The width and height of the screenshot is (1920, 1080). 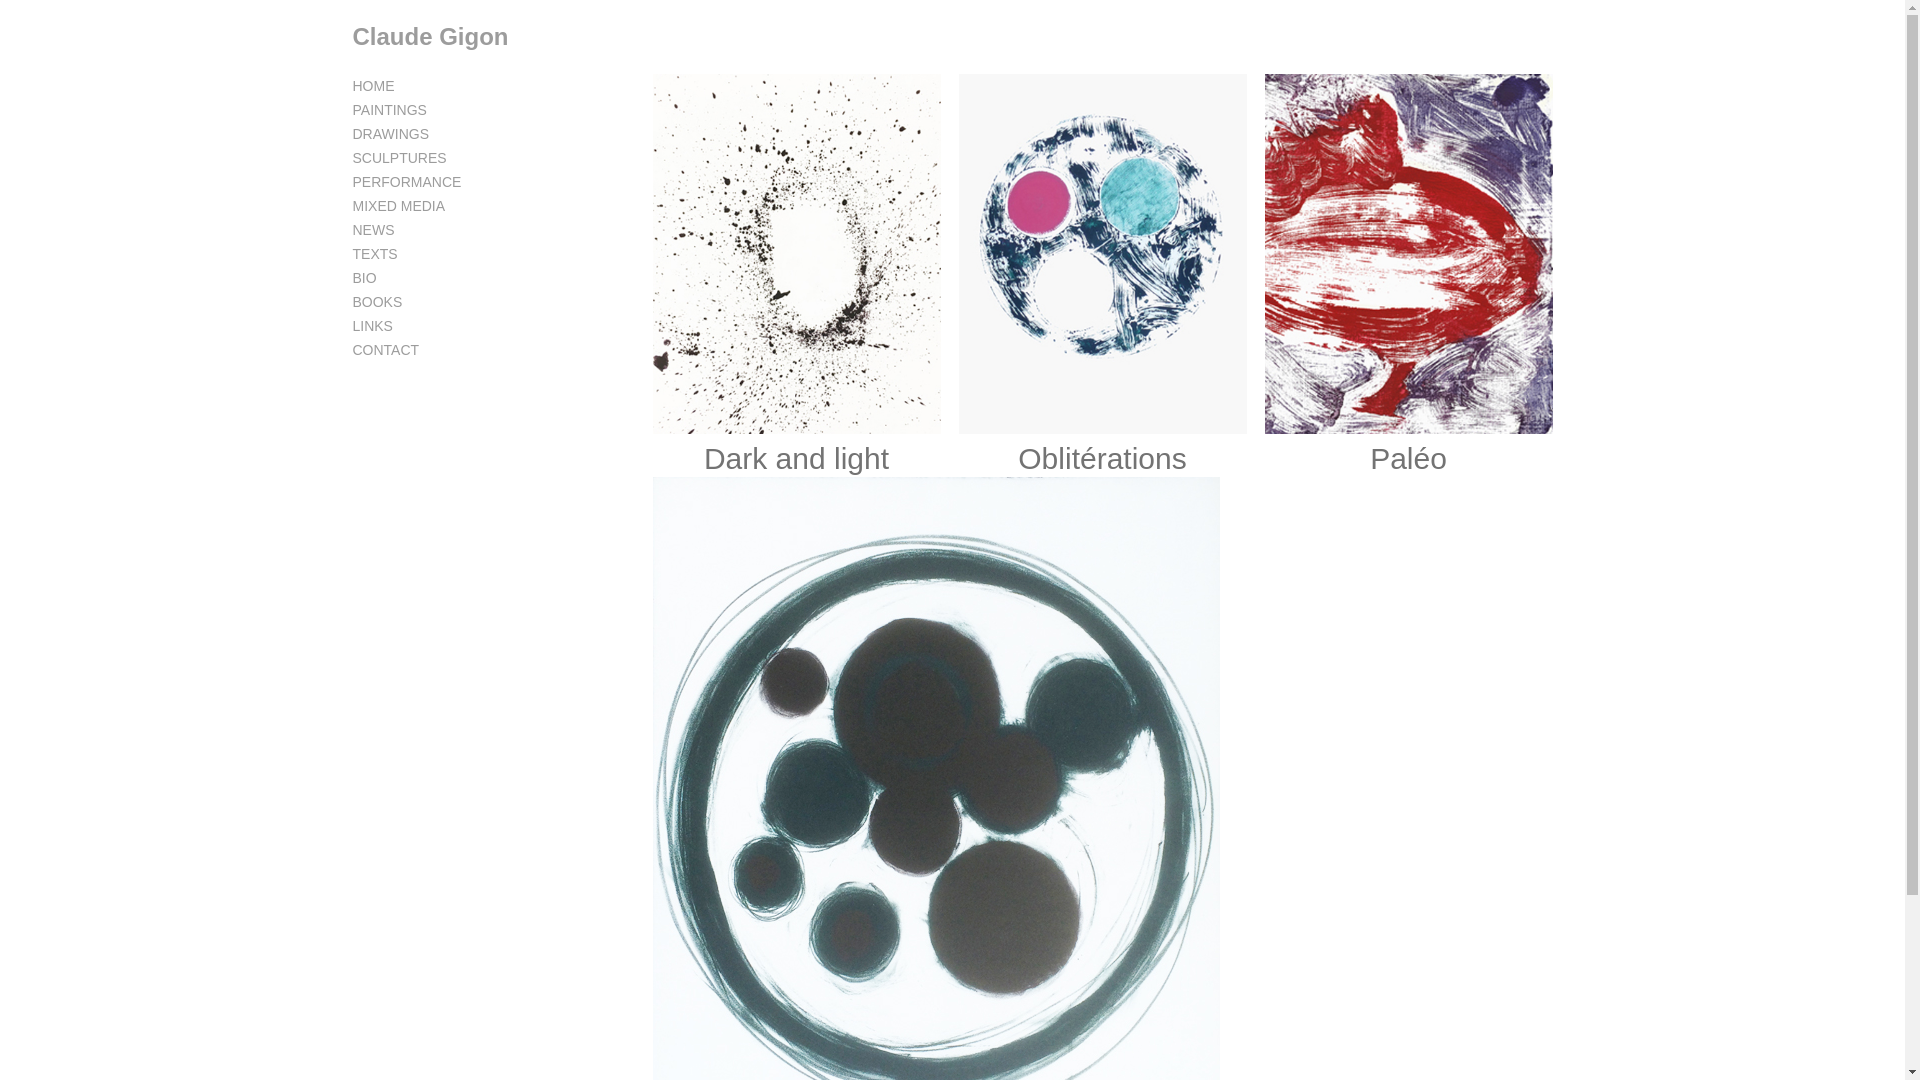 I want to click on 'PAINTINGS', so click(x=388, y=110).